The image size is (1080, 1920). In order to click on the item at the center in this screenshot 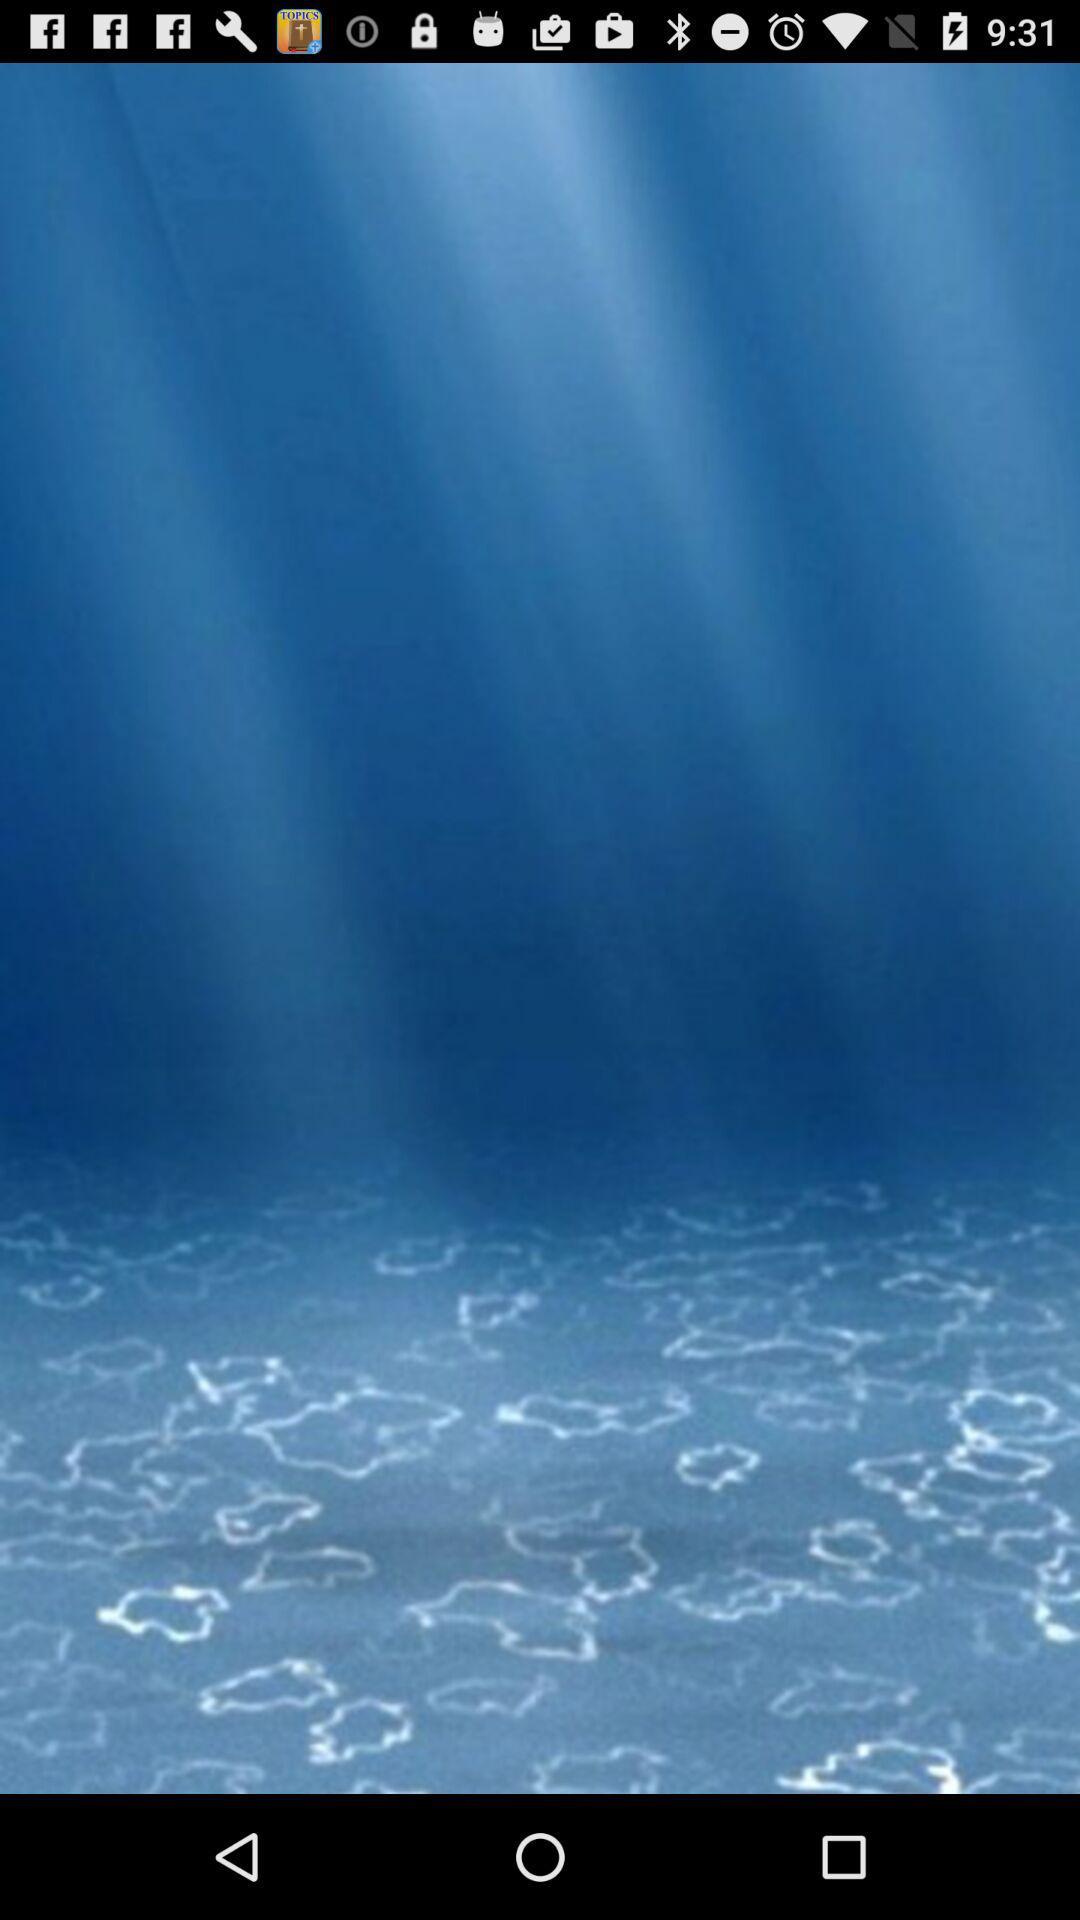, I will do `click(540, 1007)`.